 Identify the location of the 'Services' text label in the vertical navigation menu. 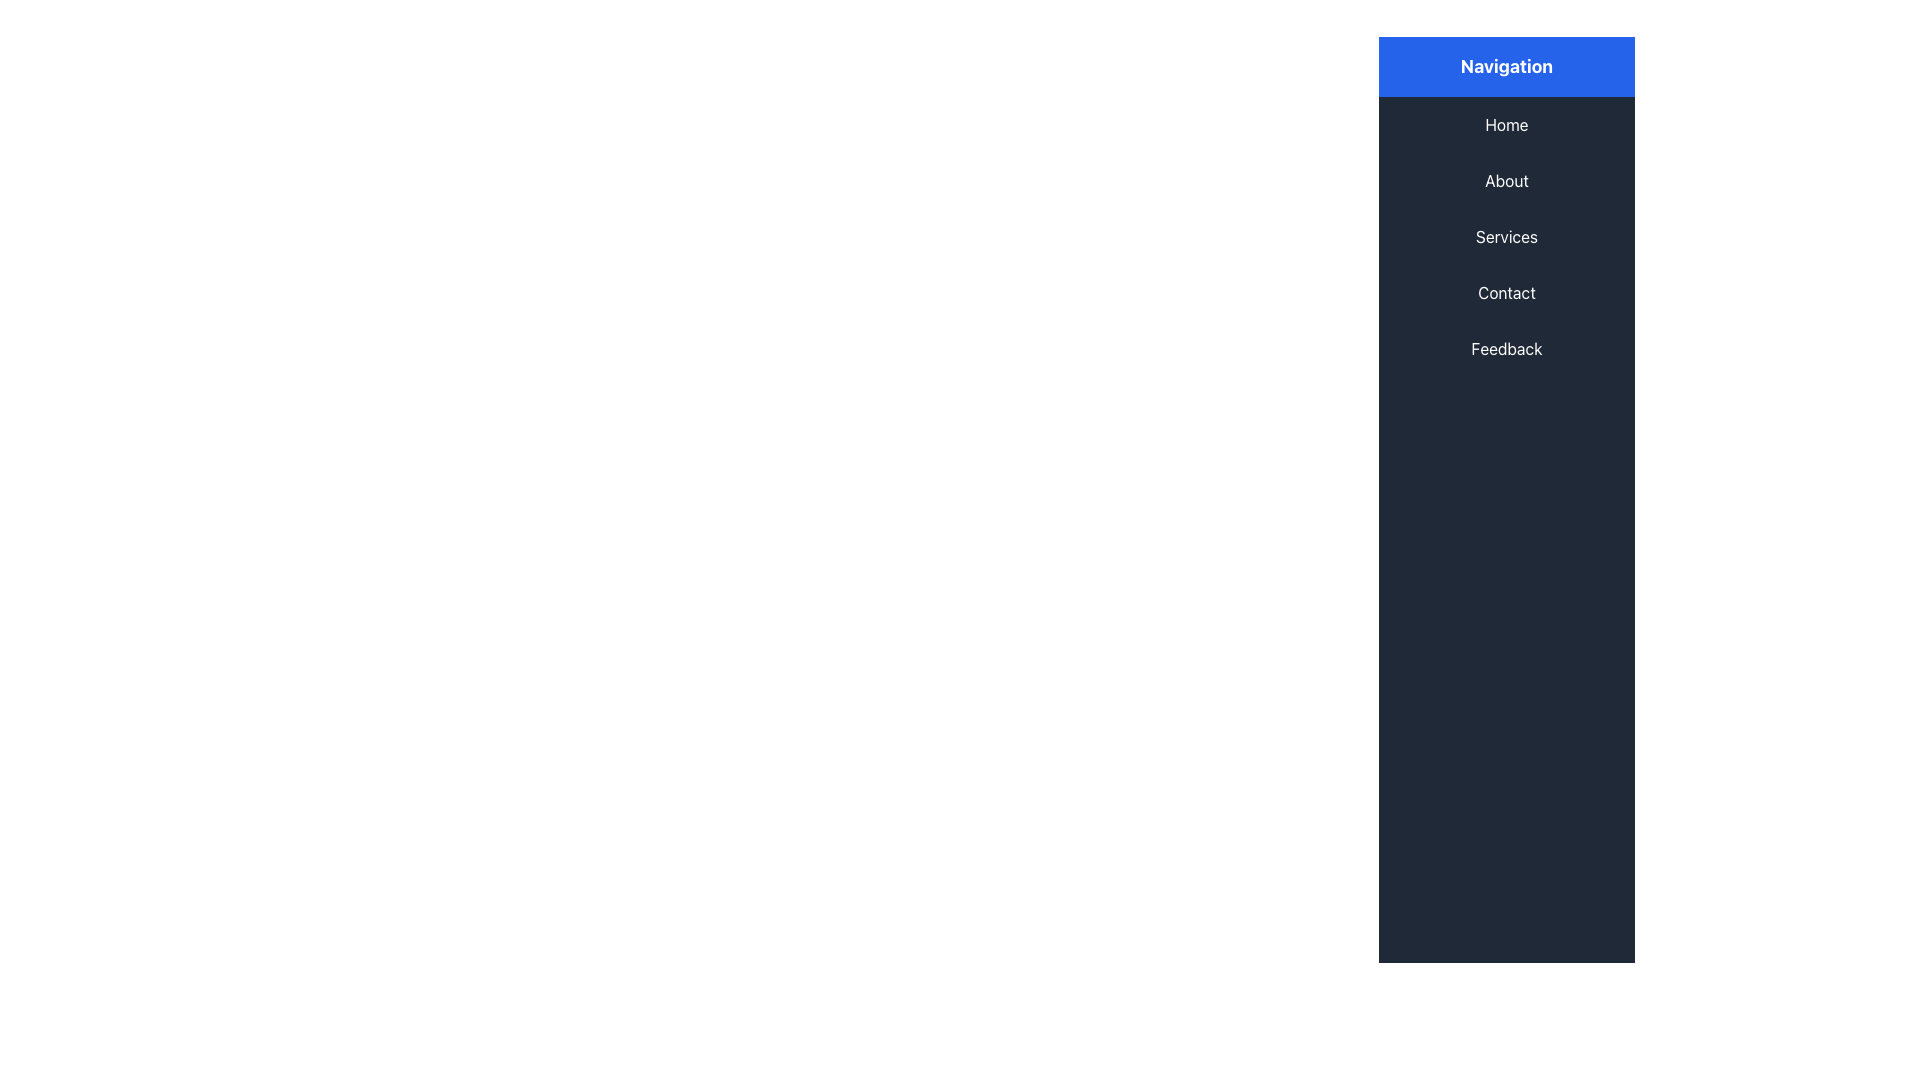
(1507, 235).